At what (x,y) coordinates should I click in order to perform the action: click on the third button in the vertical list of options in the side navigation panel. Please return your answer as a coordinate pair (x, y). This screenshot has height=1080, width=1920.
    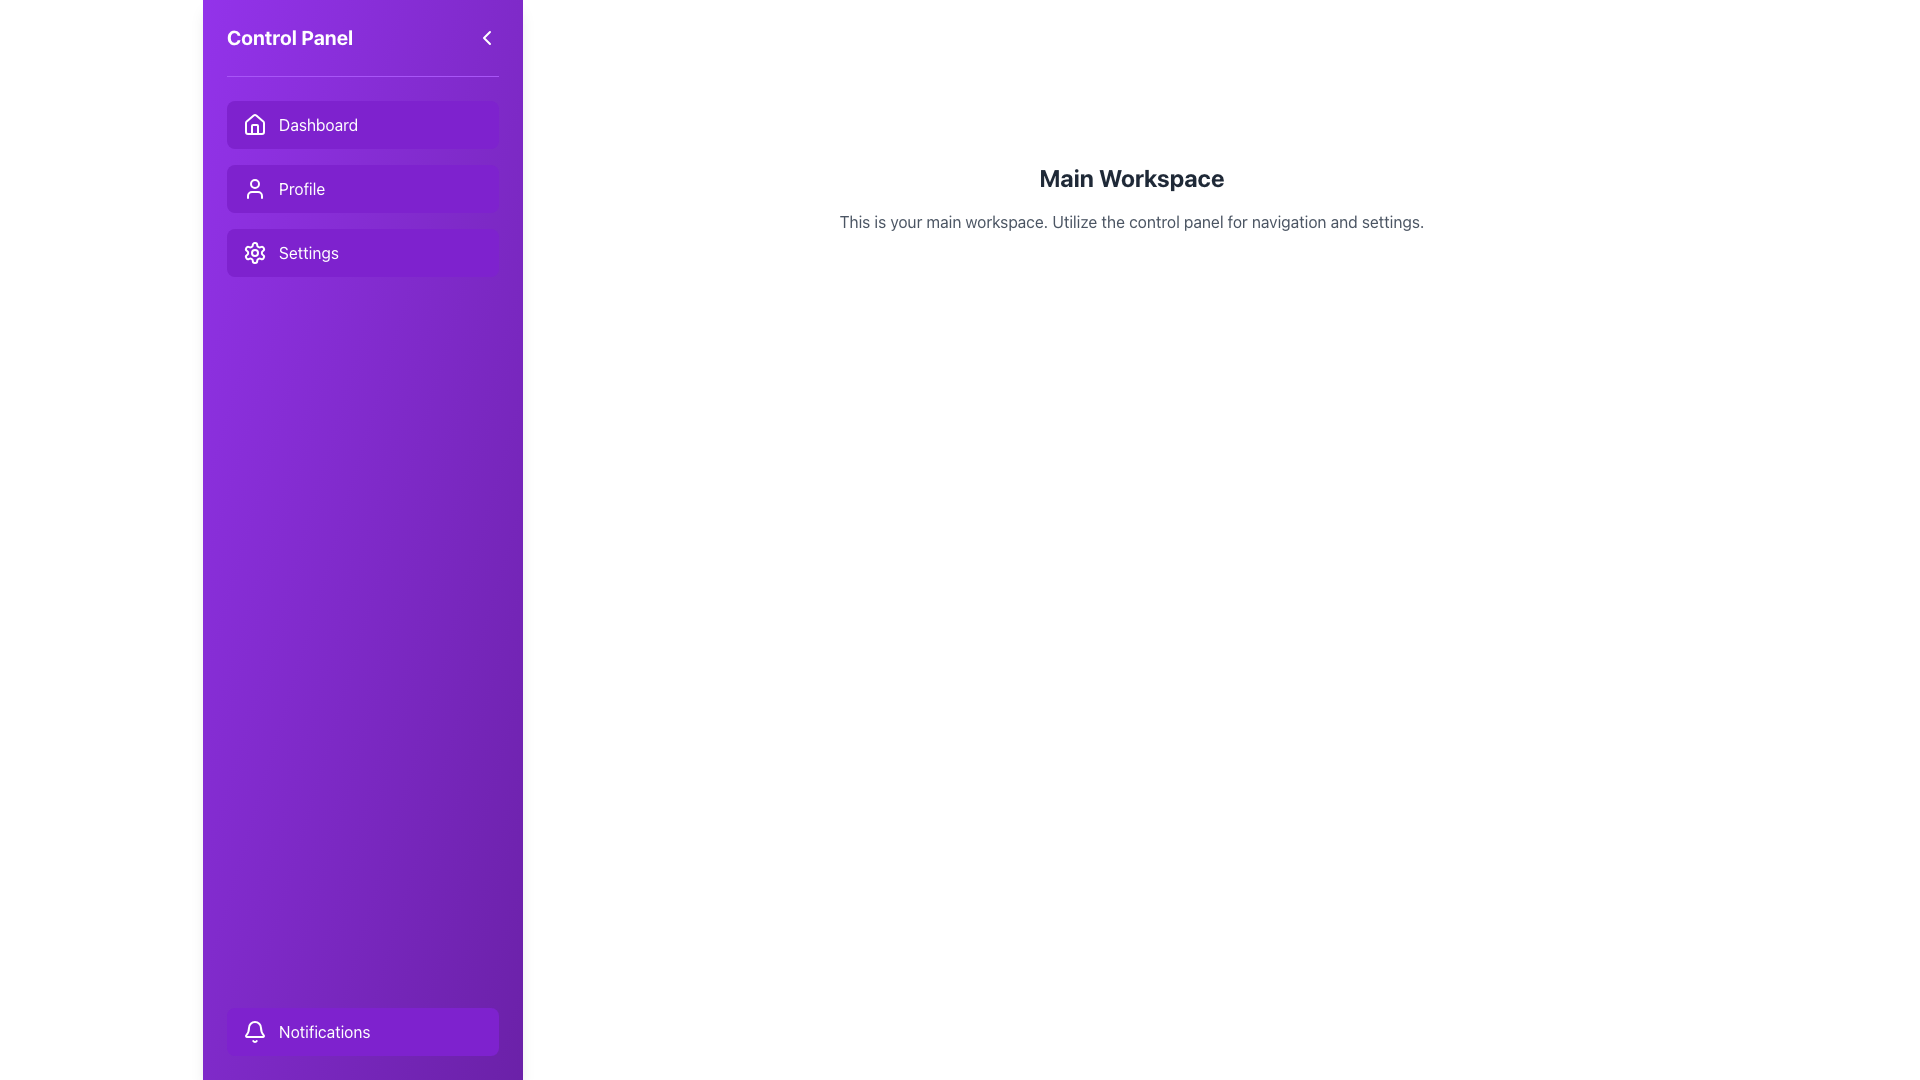
    Looking at the image, I should click on (363, 252).